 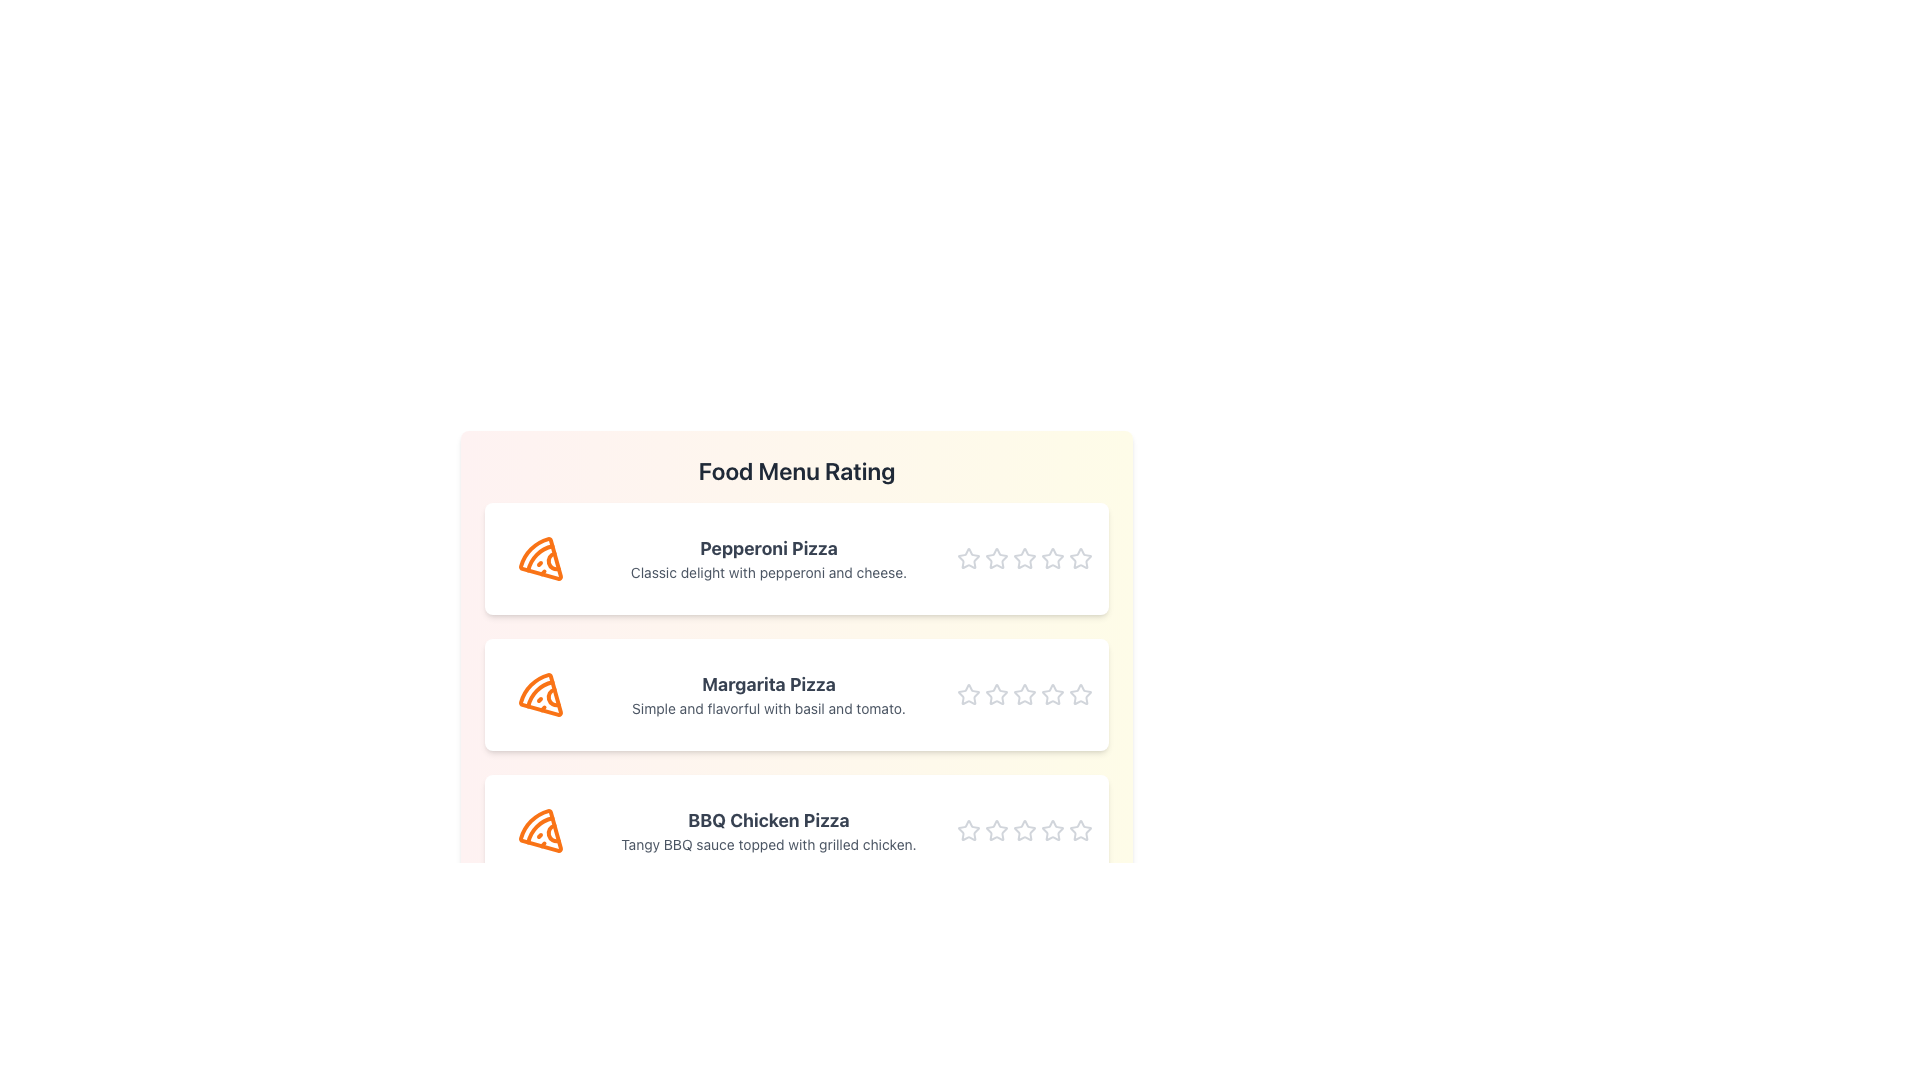 I want to click on the fifth star icon used for rating the 'Pepperoni Pizza' menu item, so click(x=1079, y=559).